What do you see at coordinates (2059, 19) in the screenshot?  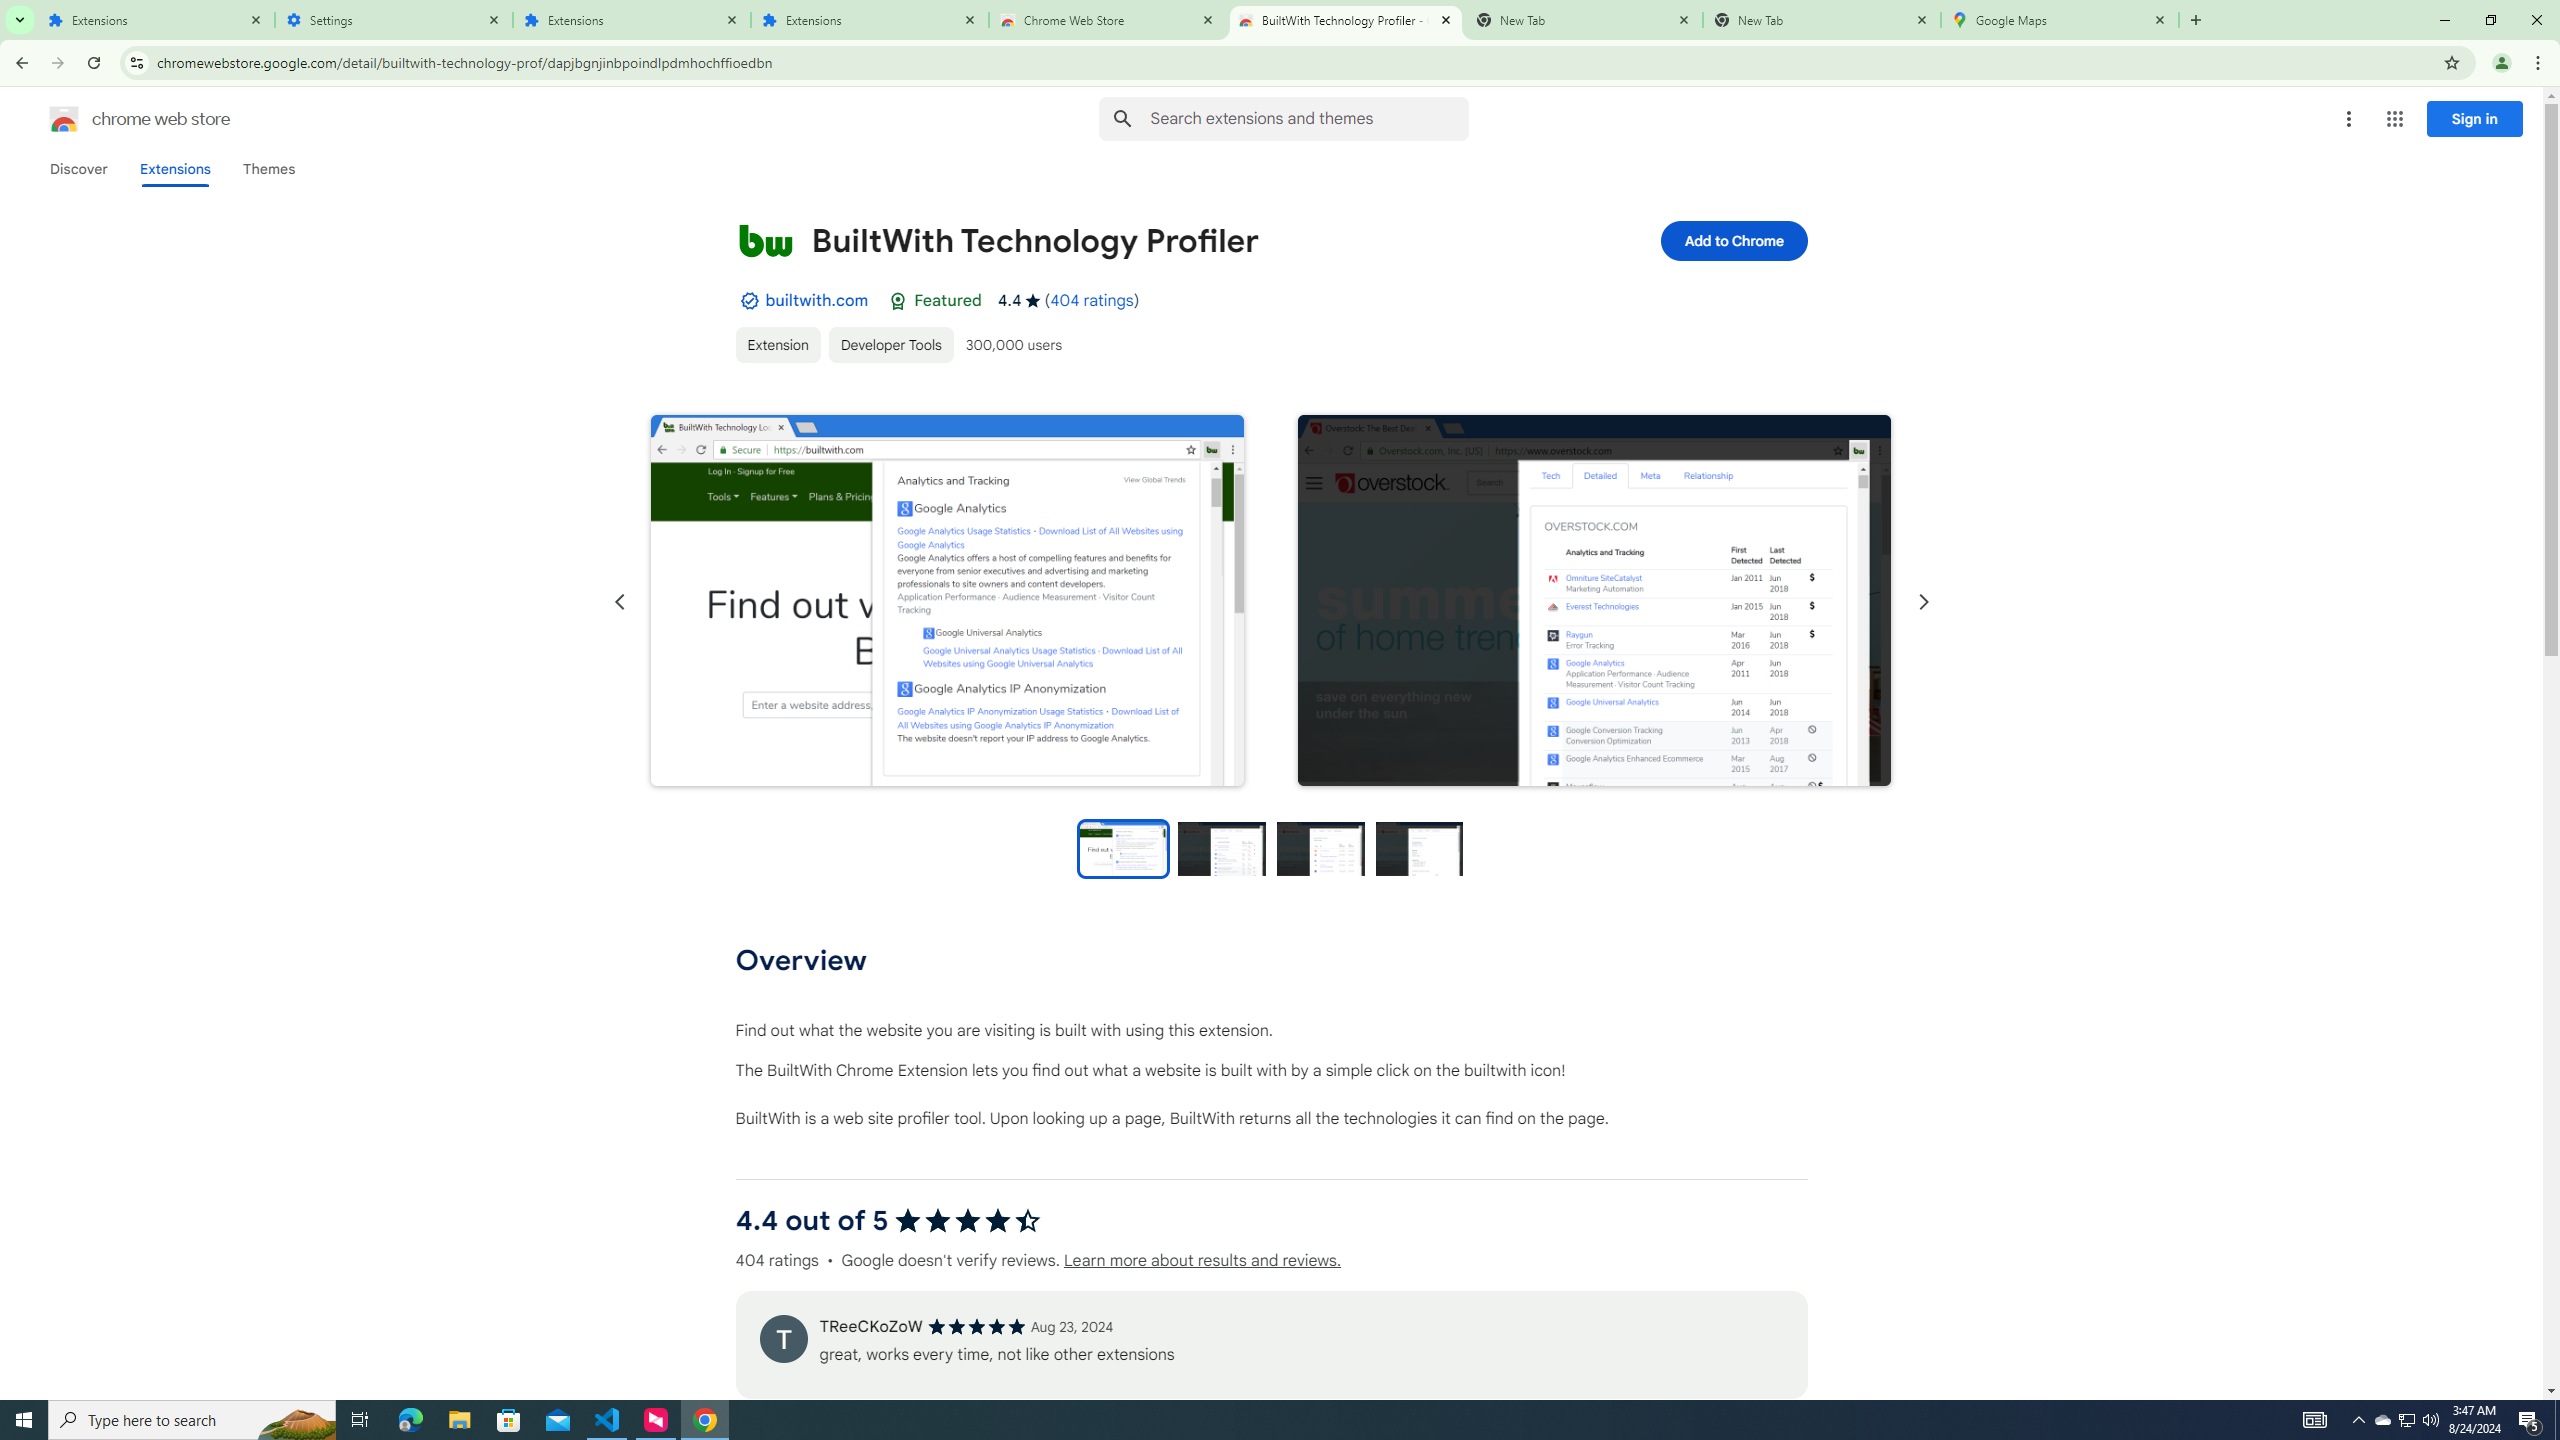 I see `'Google Maps'` at bounding box center [2059, 19].